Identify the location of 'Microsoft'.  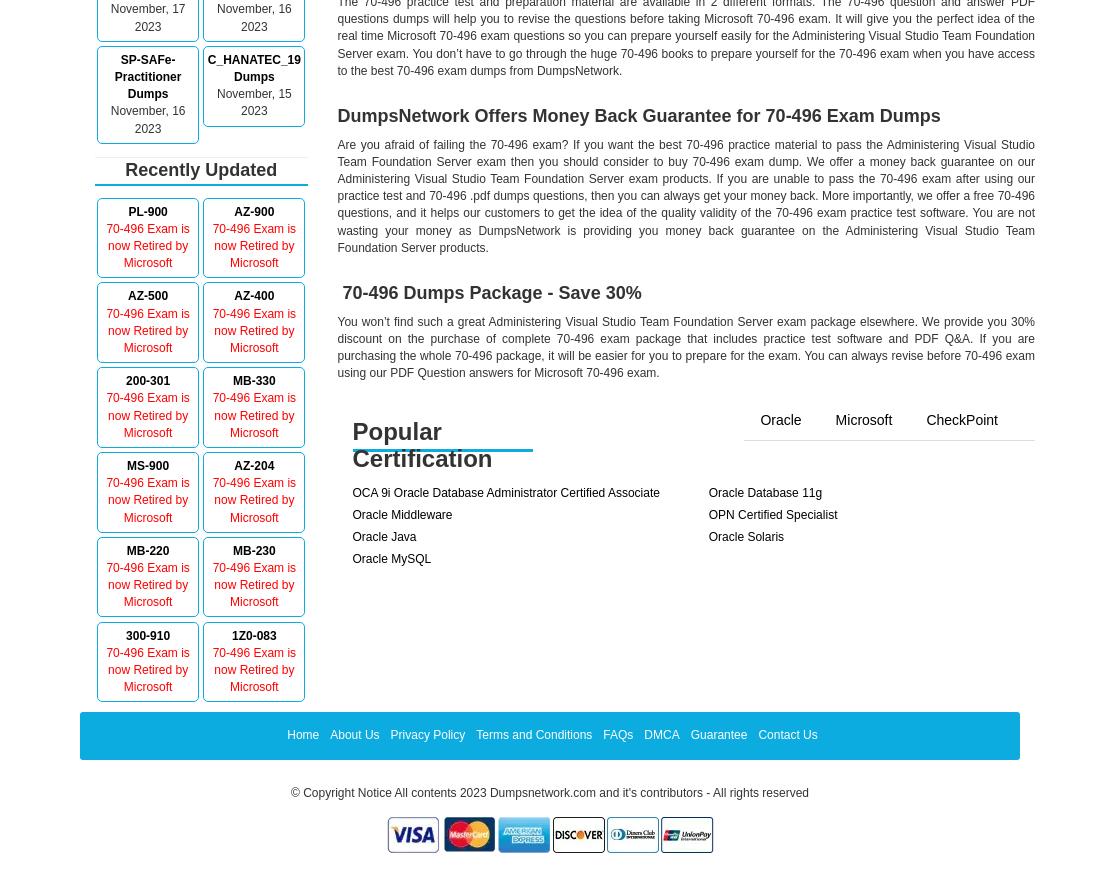
(834, 419).